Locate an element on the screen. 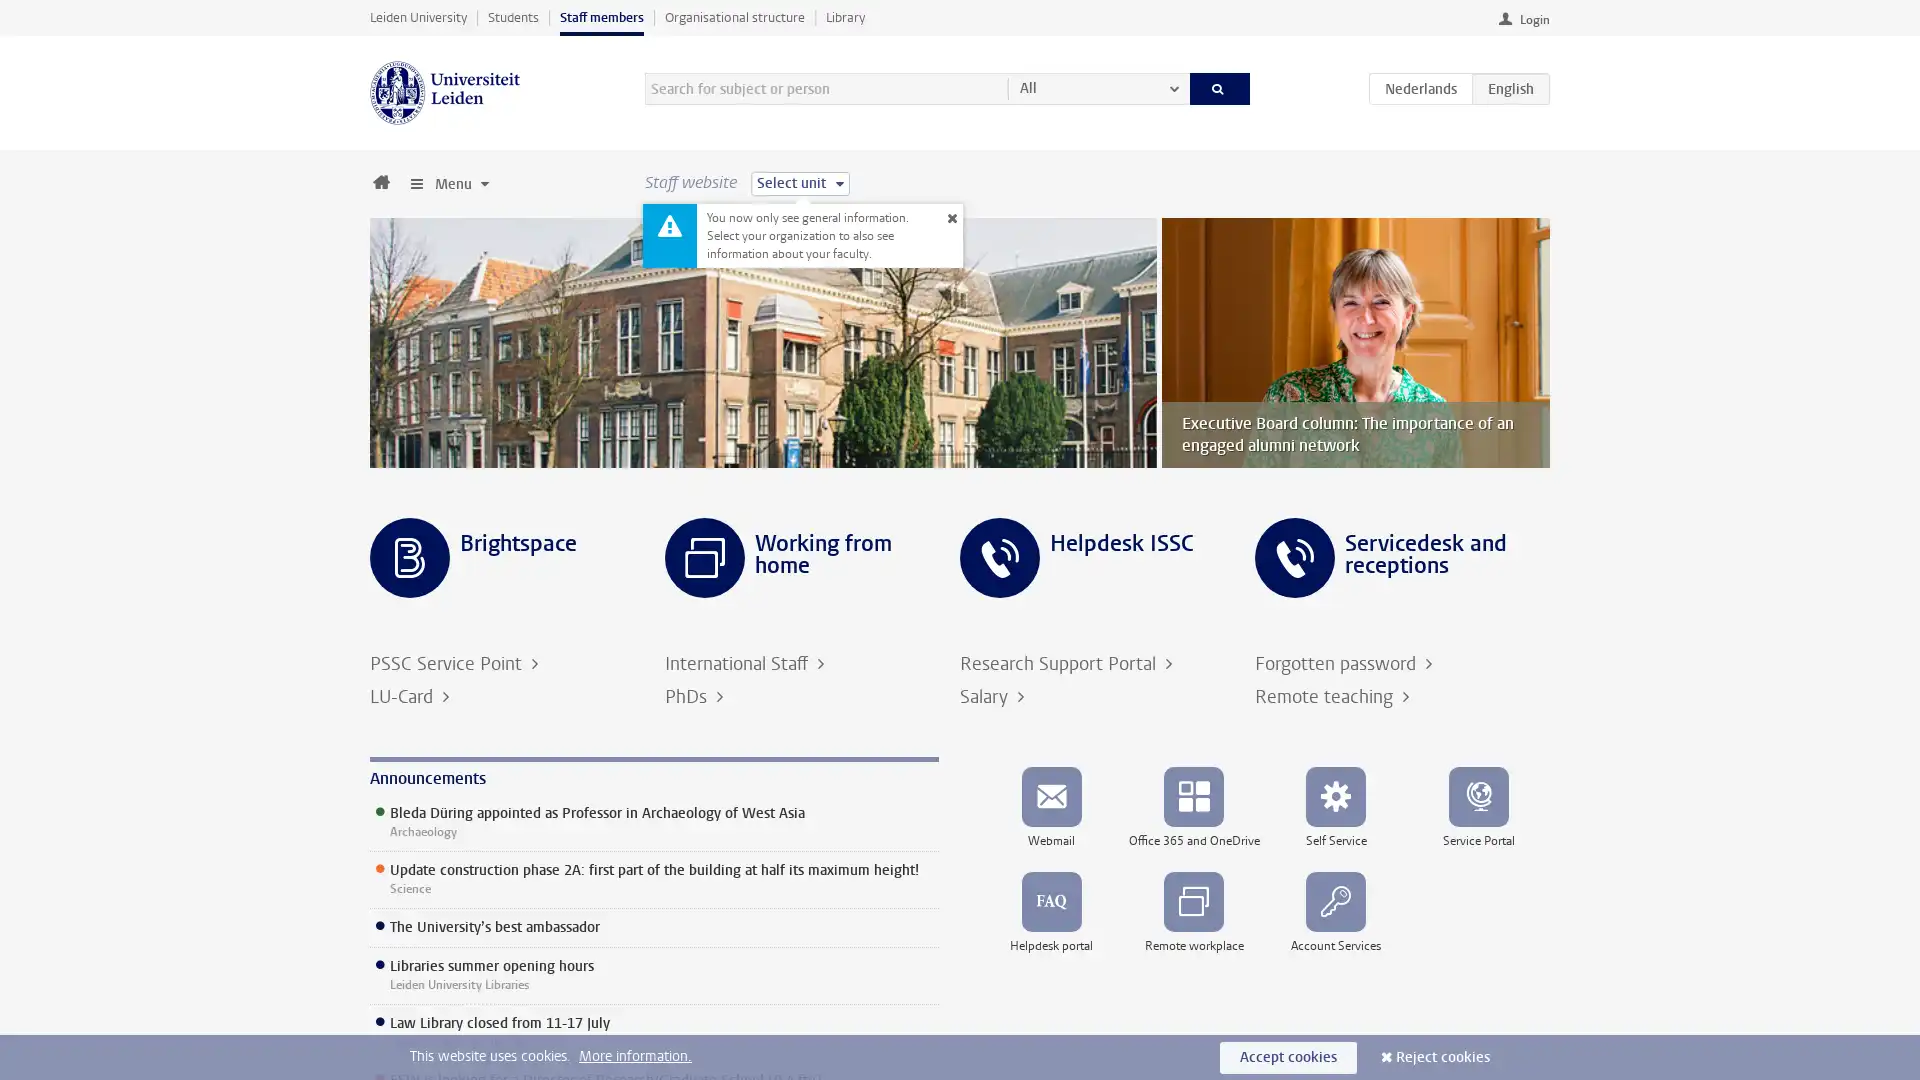 The height and width of the screenshot is (1080, 1920). Reject cookies is located at coordinates (1443, 1056).